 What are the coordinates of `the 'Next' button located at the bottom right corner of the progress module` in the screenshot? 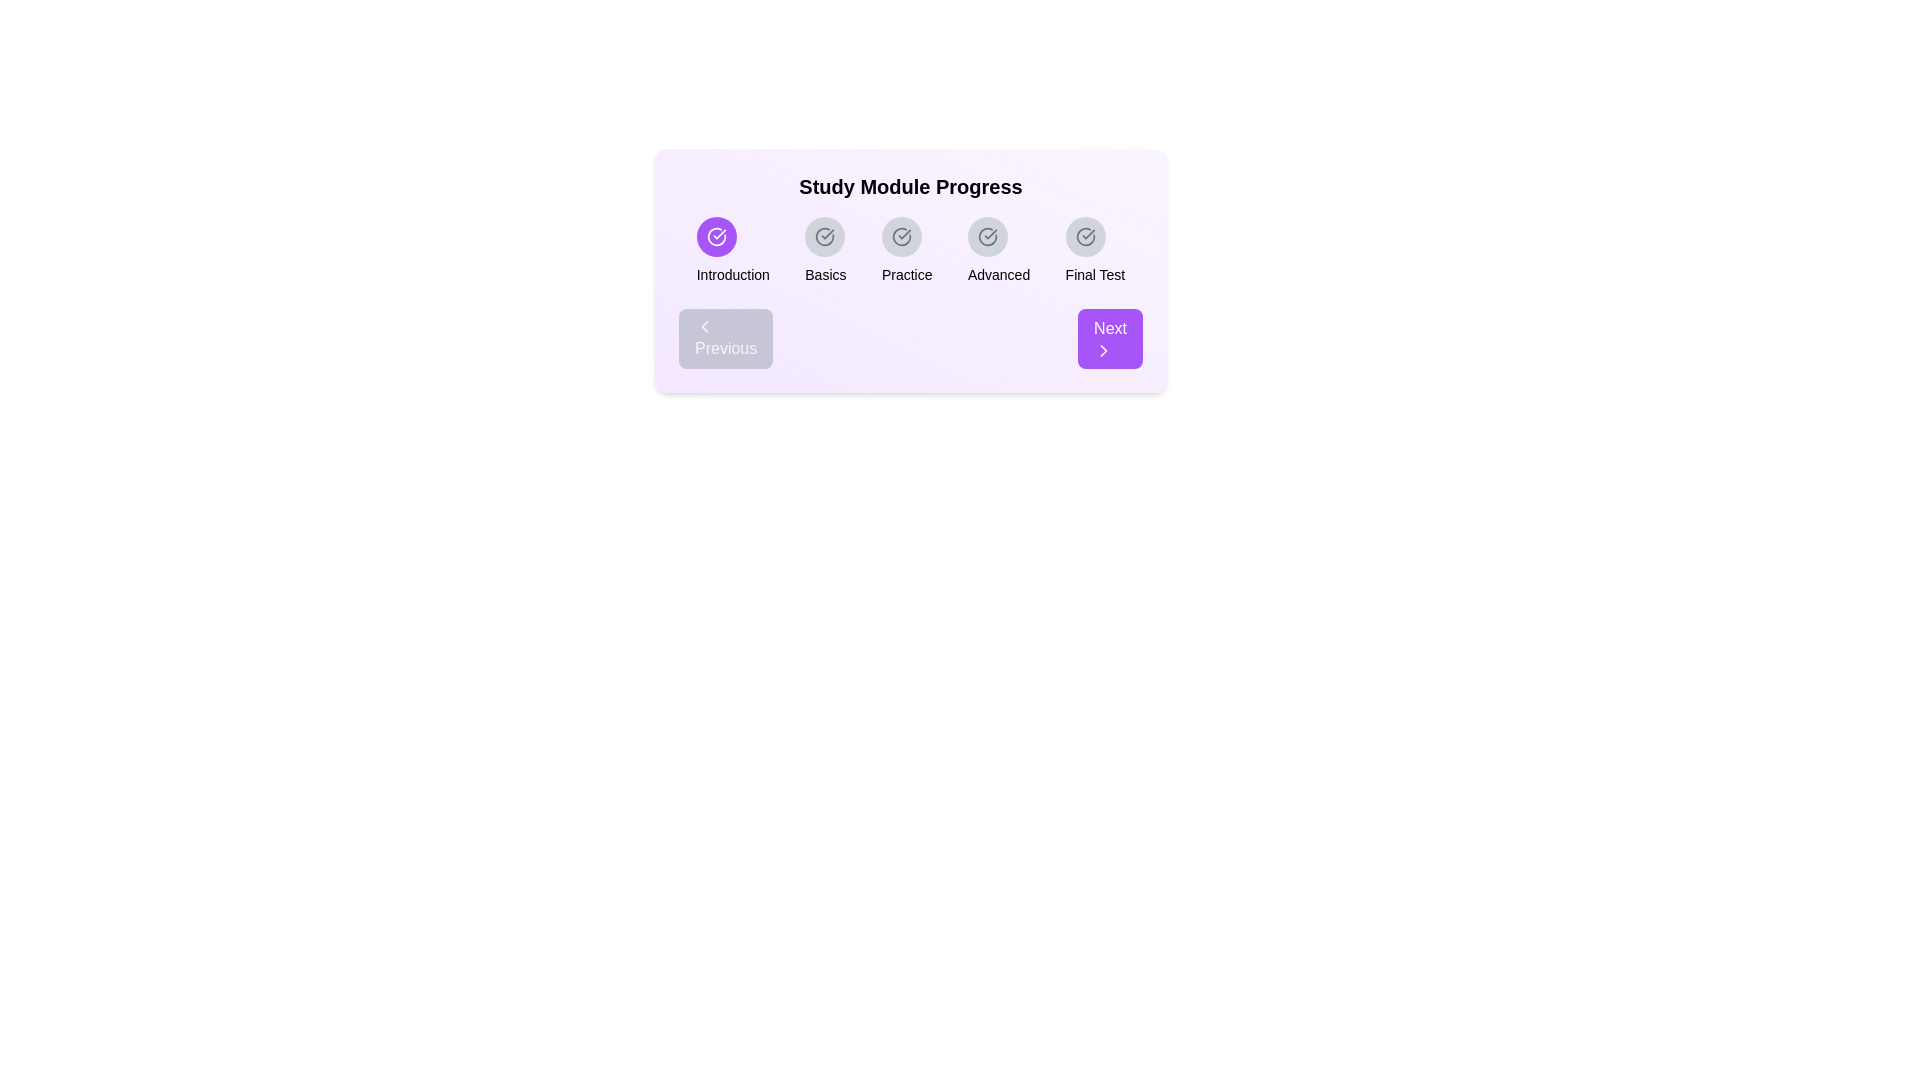 It's located at (1109, 338).